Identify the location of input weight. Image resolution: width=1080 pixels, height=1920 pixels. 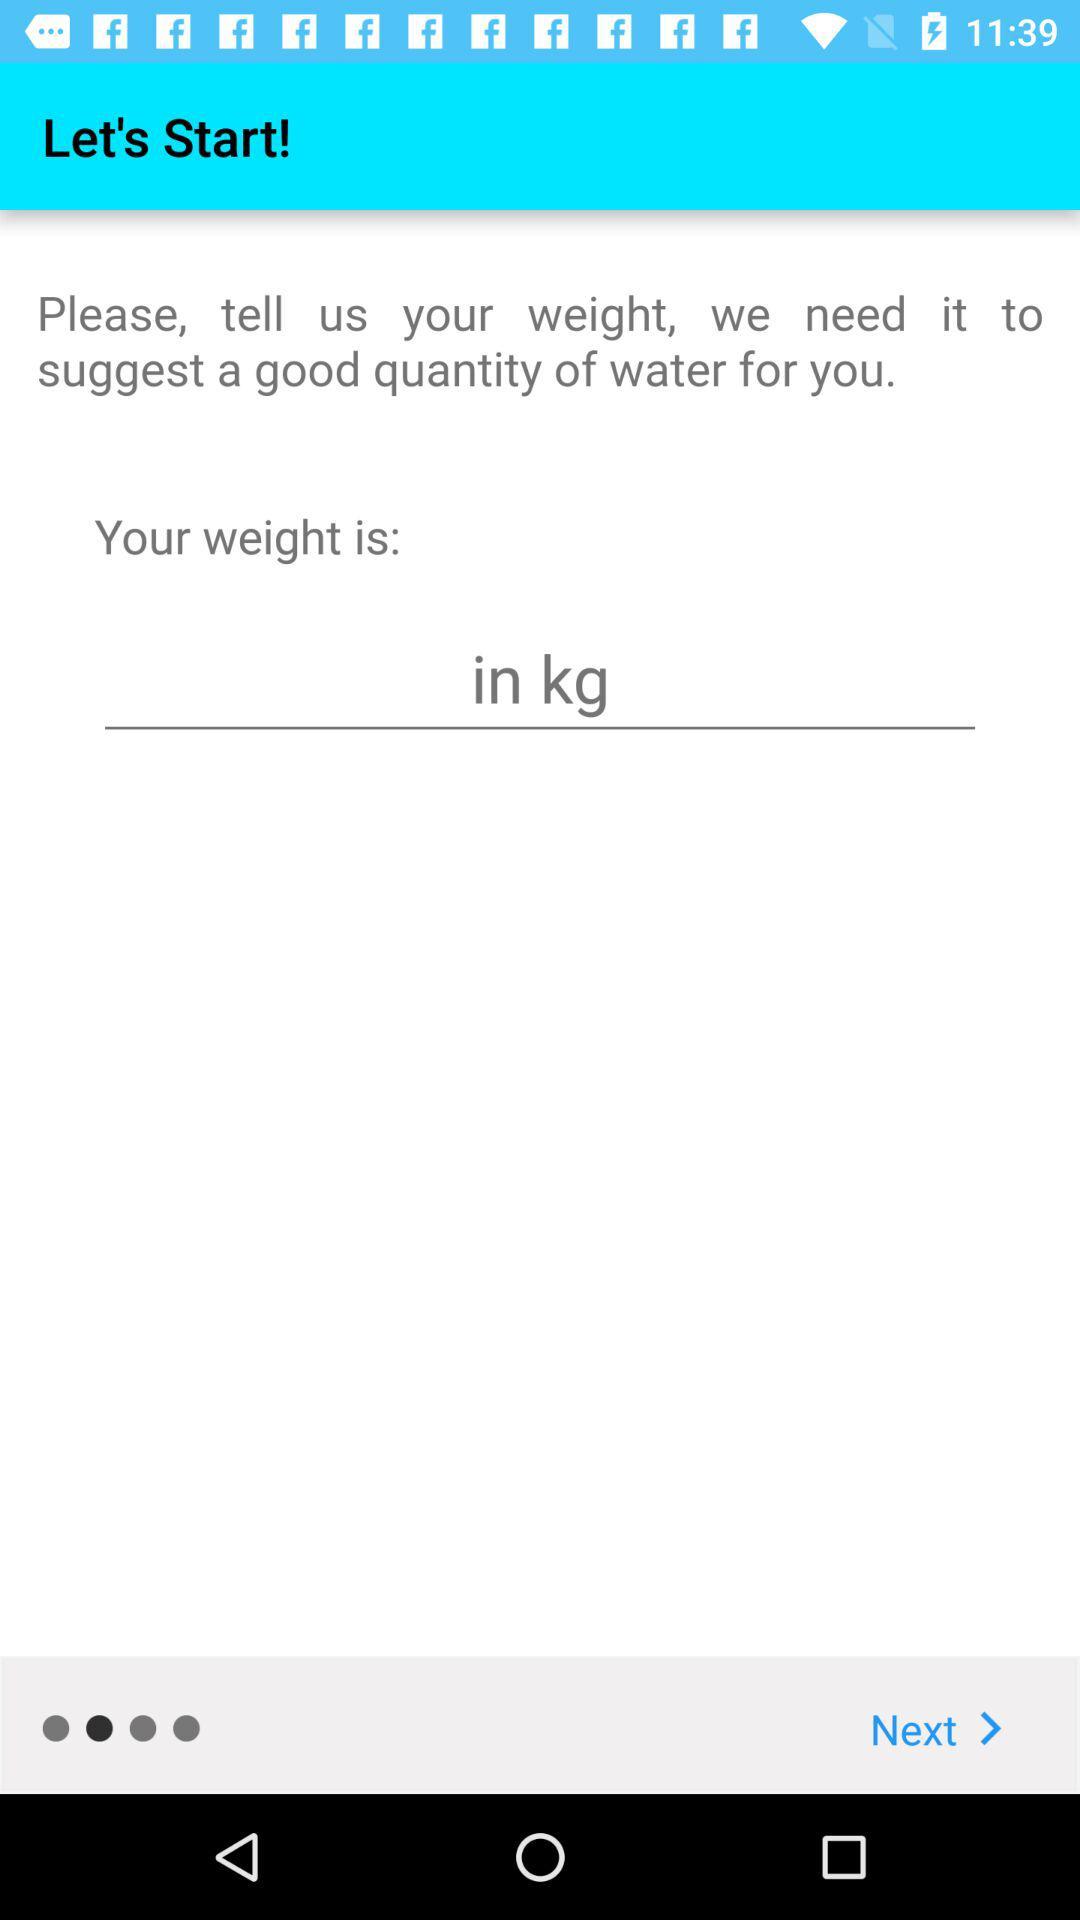
(540, 678).